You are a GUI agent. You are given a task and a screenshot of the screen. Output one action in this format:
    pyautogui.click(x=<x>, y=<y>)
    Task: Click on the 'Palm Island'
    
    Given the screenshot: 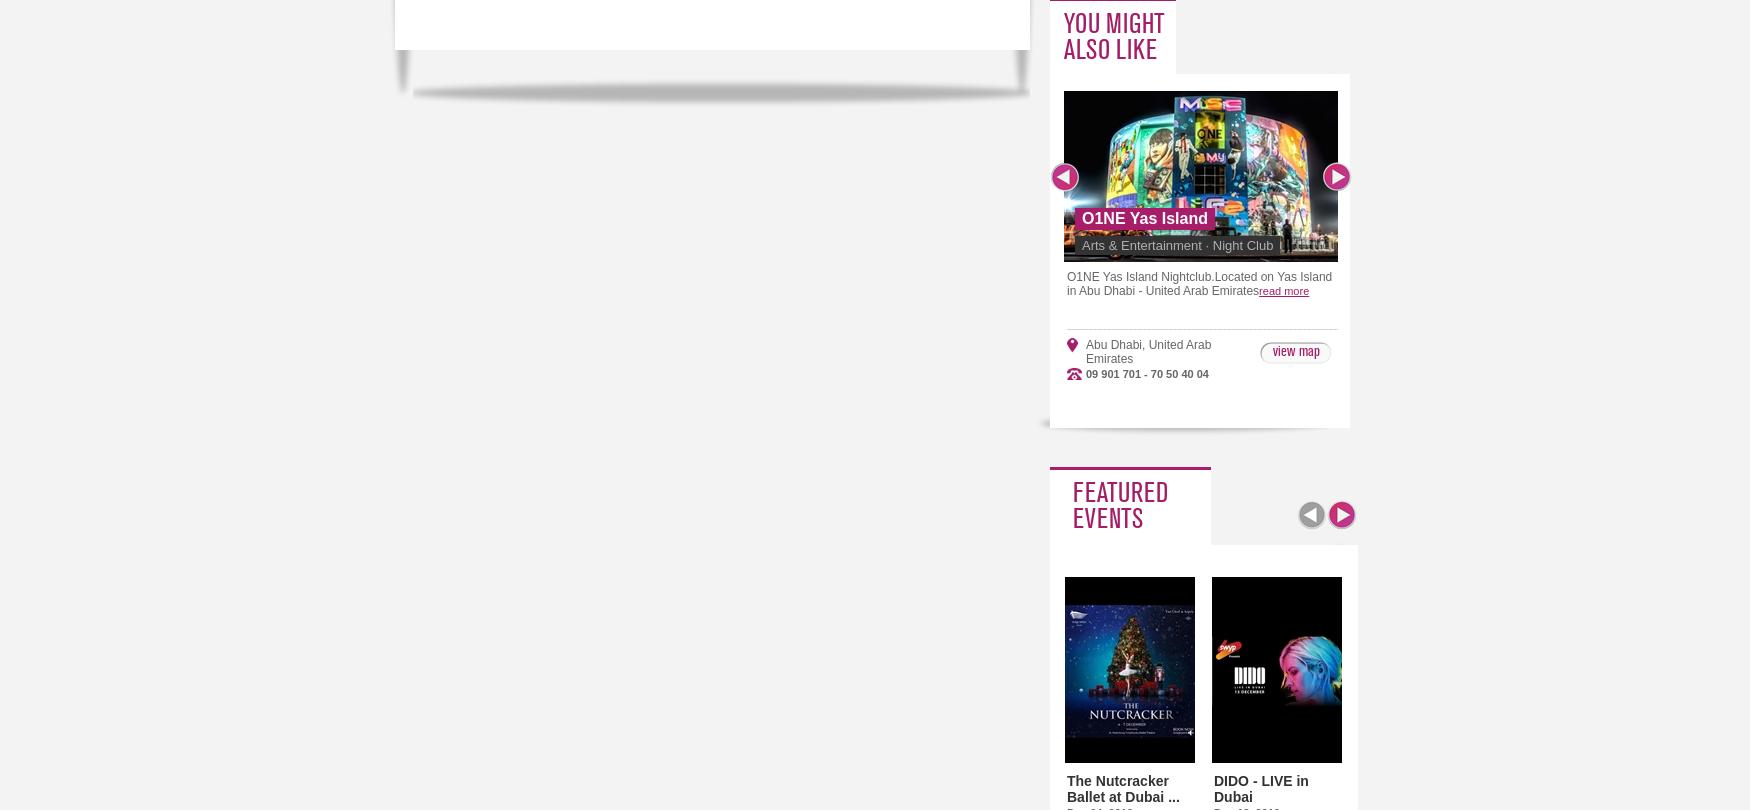 What is the action you would take?
    pyautogui.click(x=1663, y=343)
    